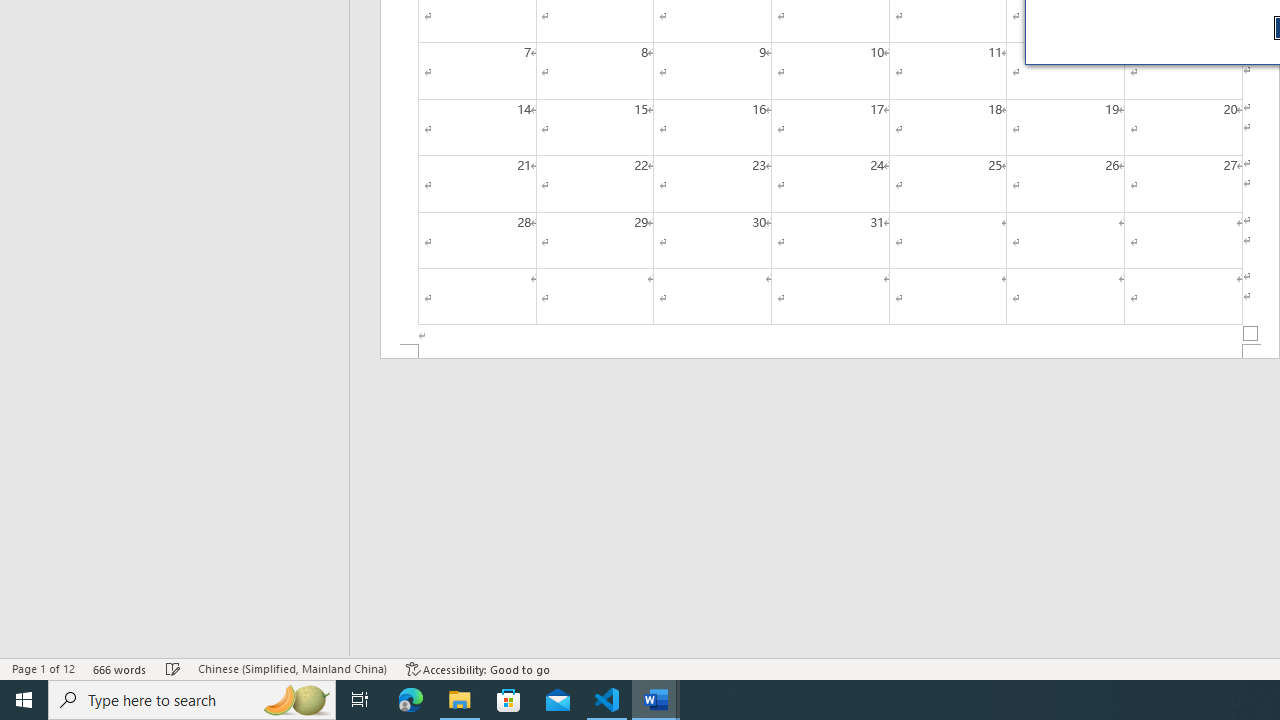 Image resolution: width=1280 pixels, height=720 pixels. Describe the element at coordinates (119, 669) in the screenshot. I see `'Word Count 666 words'` at that location.